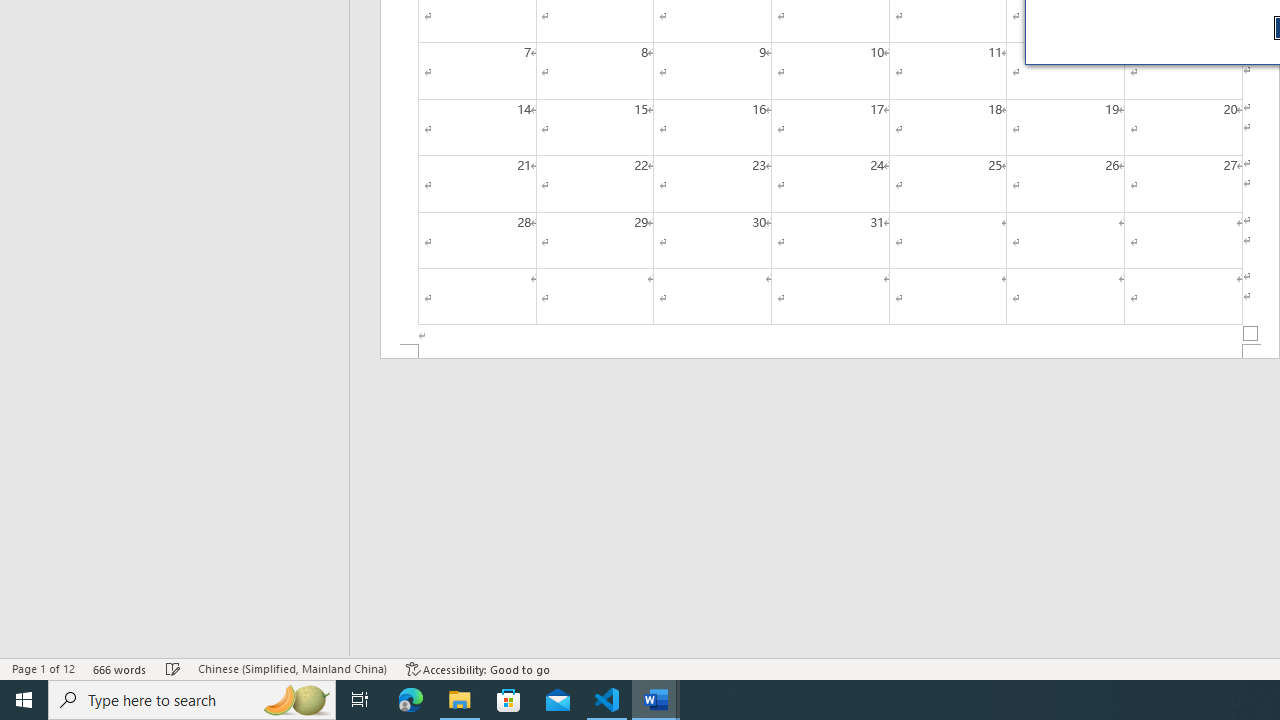 Image resolution: width=1280 pixels, height=720 pixels. Describe the element at coordinates (119, 669) in the screenshot. I see `'Word Count 666 words'` at that location.